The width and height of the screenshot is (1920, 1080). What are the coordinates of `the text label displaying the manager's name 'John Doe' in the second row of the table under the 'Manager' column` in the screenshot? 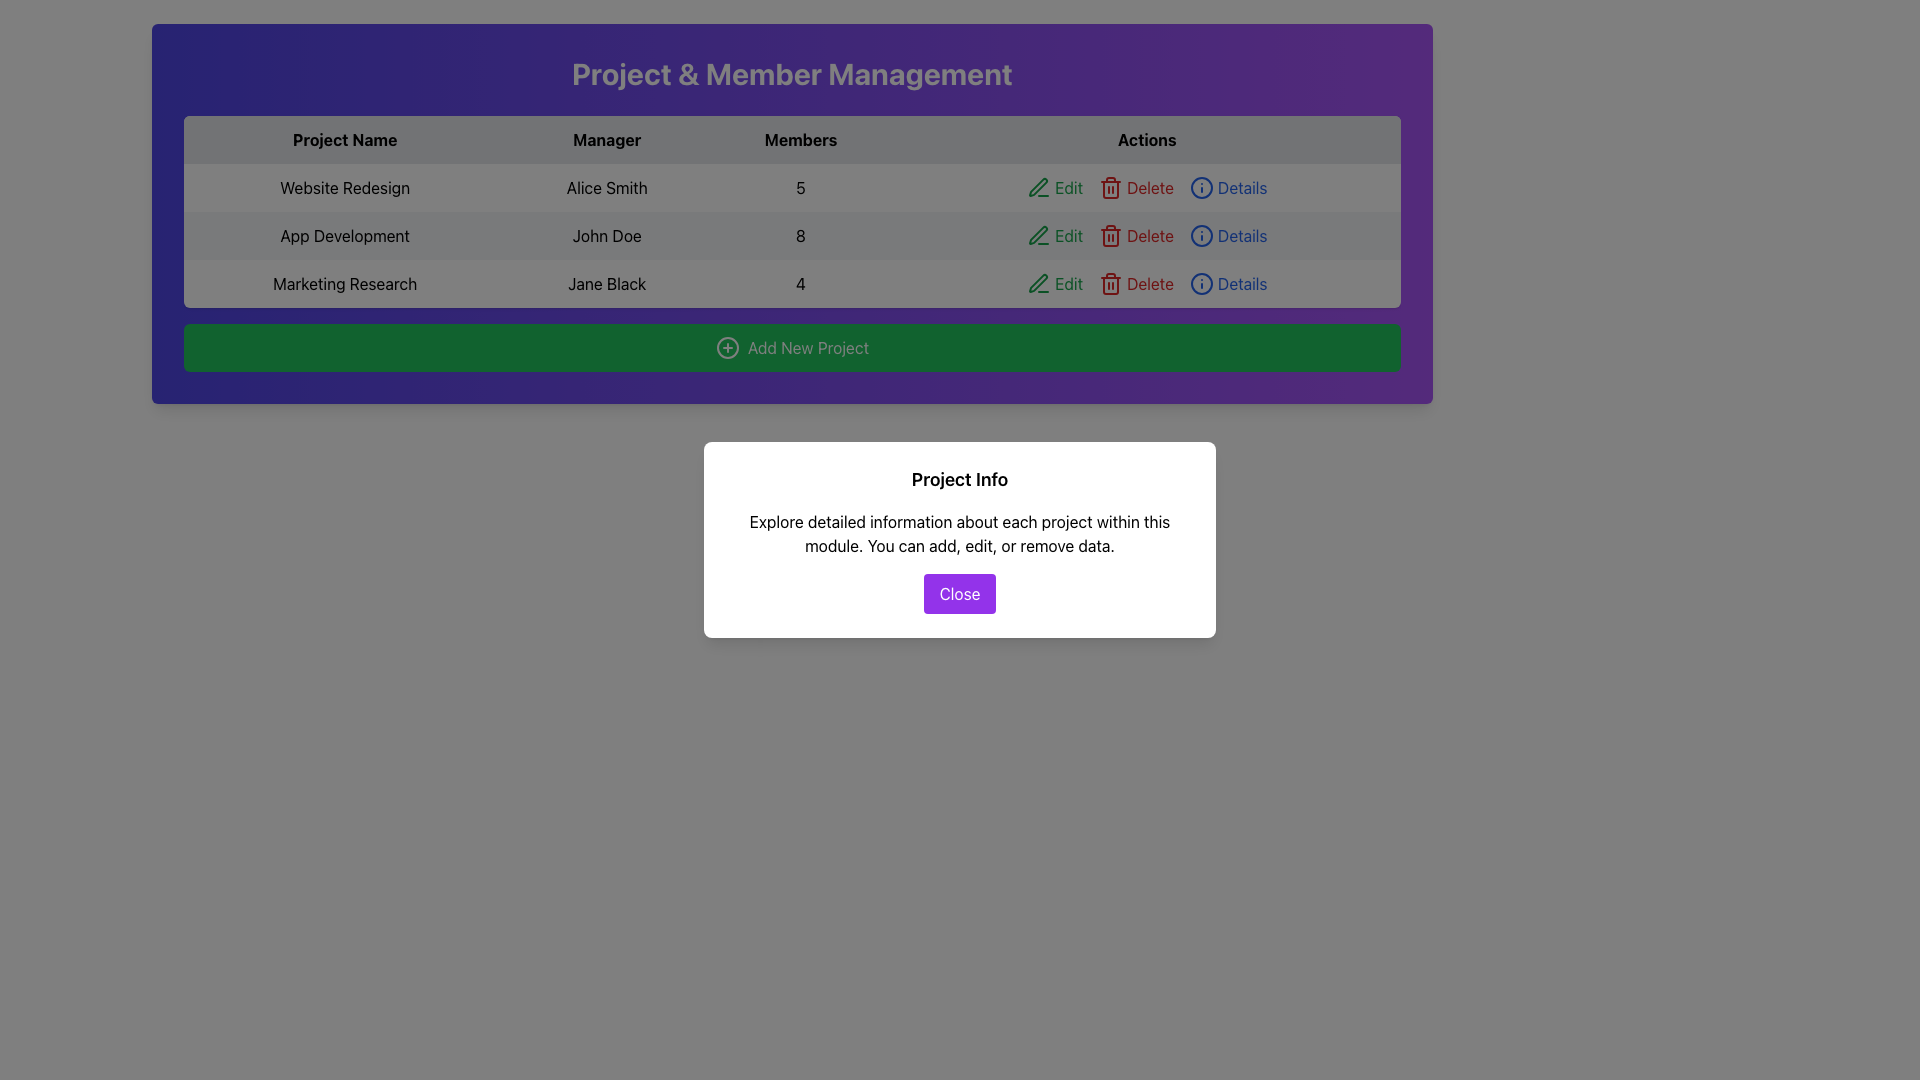 It's located at (606, 234).